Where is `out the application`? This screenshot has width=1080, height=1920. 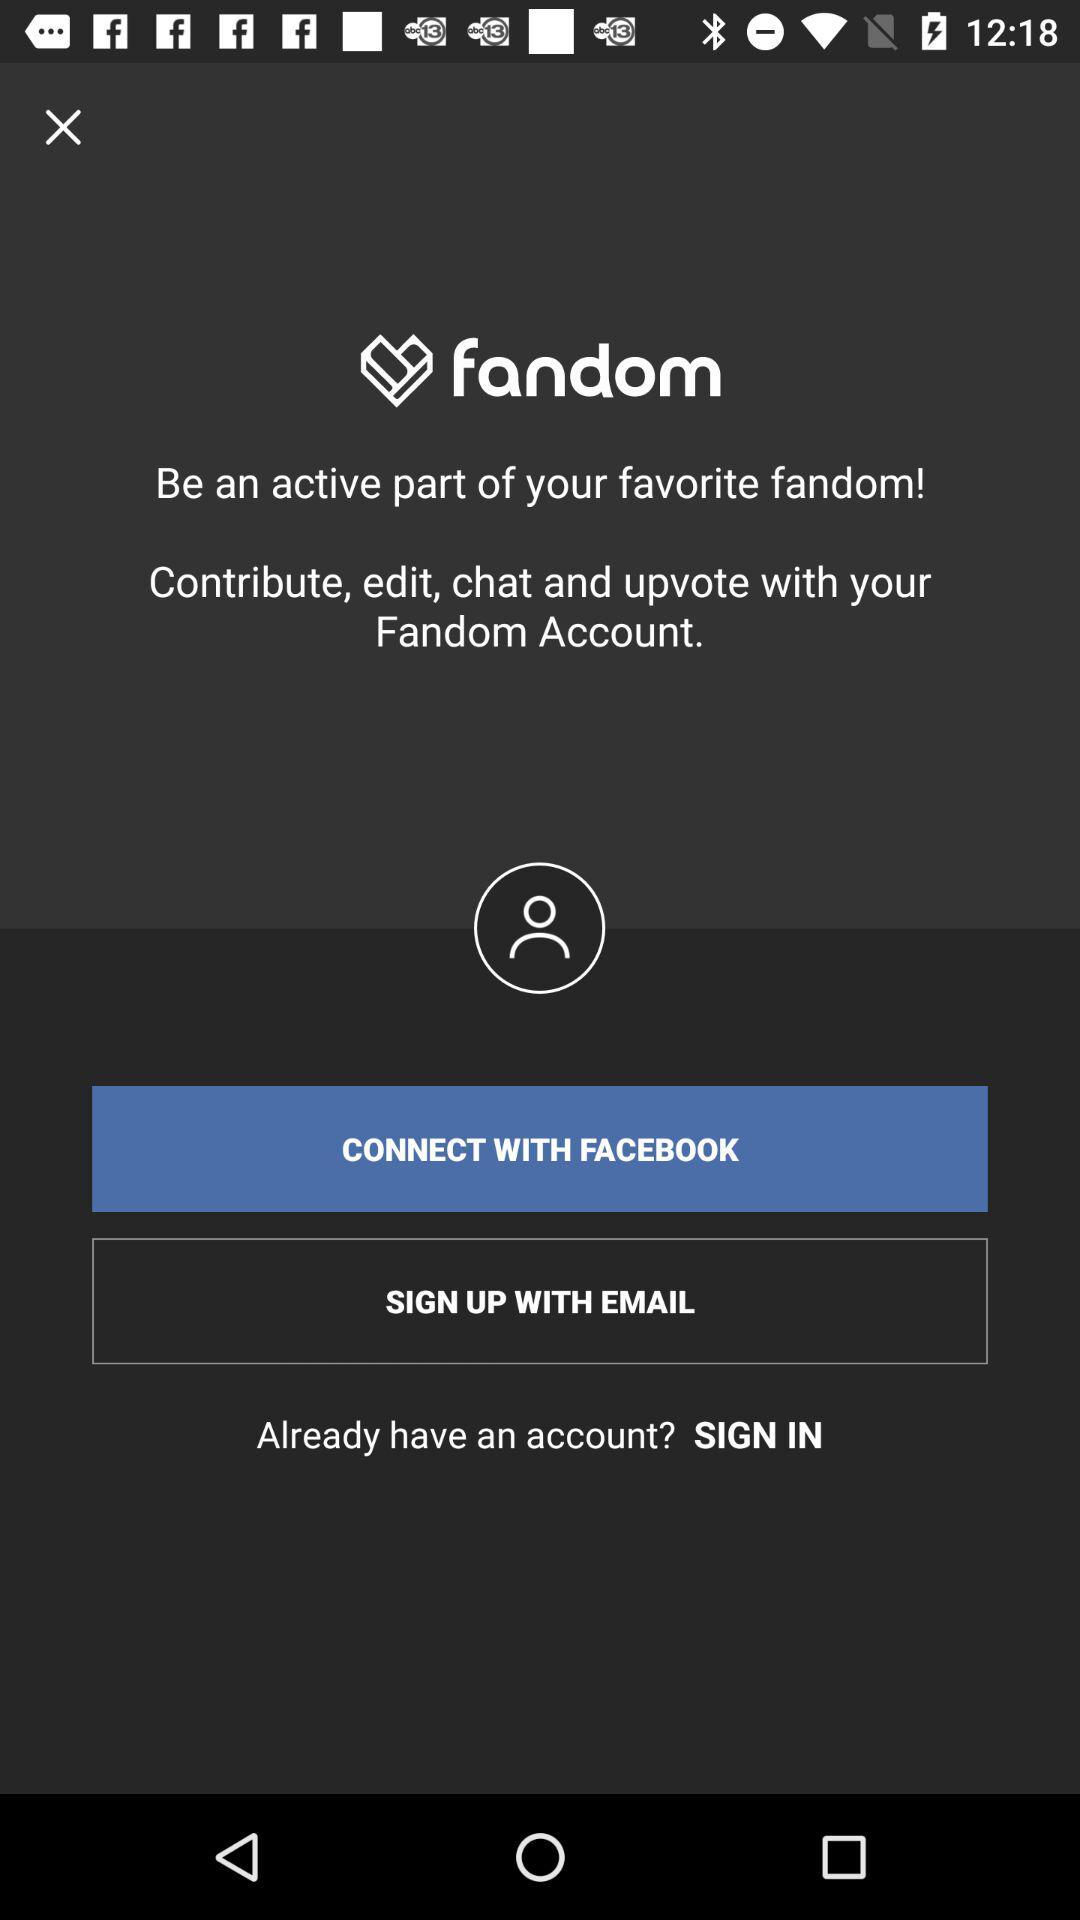
out the application is located at coordinates (62, 125).